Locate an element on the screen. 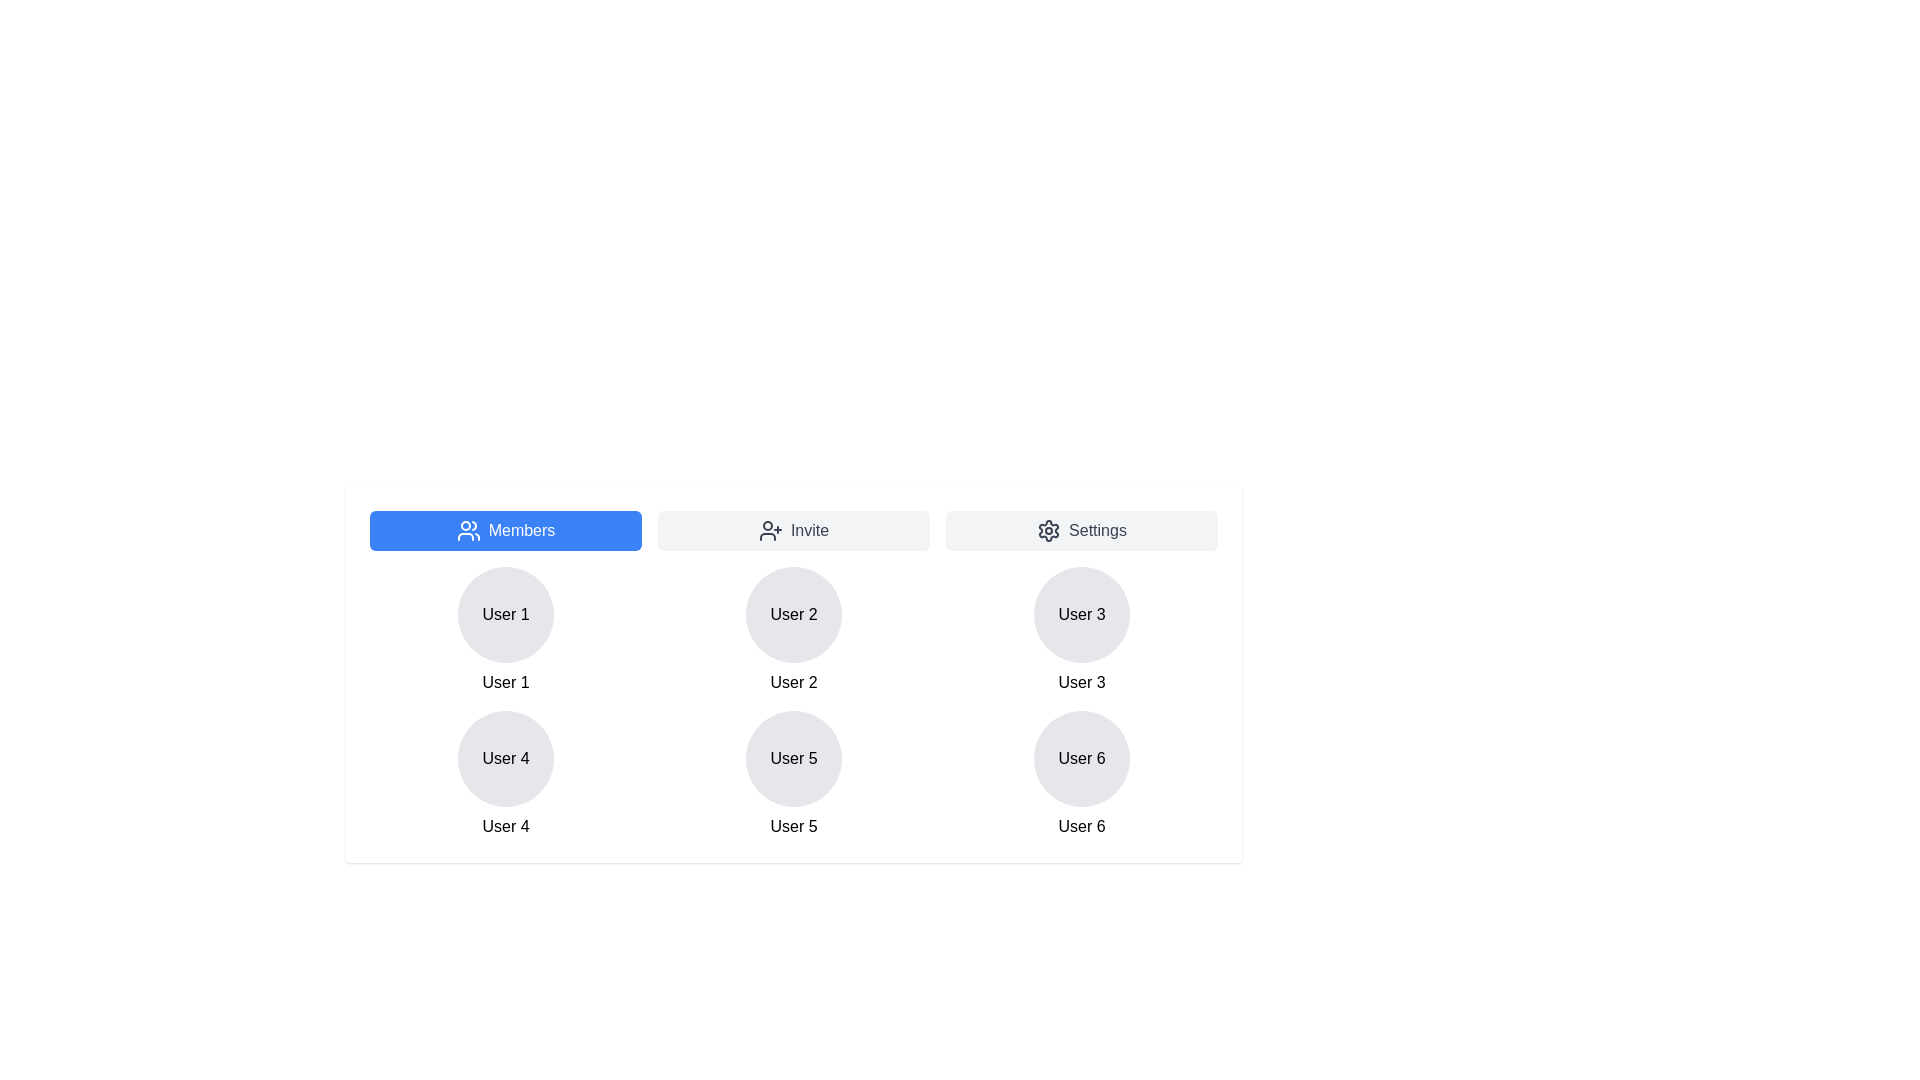  the composite element labeled 'User 5', which features a circular gray icon and descriptive text below it is located at coordinates (792, 774).